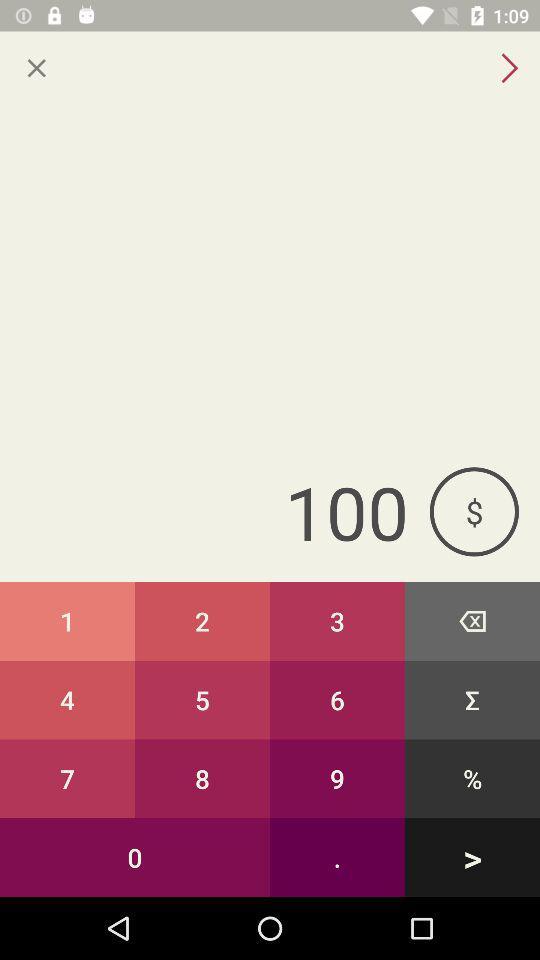 The width and height of the screenshot is (540, 960). What do you see at coordinates (67, 620) in the screenshot?
I see `icon below 100` at bounding box center [67, 620].